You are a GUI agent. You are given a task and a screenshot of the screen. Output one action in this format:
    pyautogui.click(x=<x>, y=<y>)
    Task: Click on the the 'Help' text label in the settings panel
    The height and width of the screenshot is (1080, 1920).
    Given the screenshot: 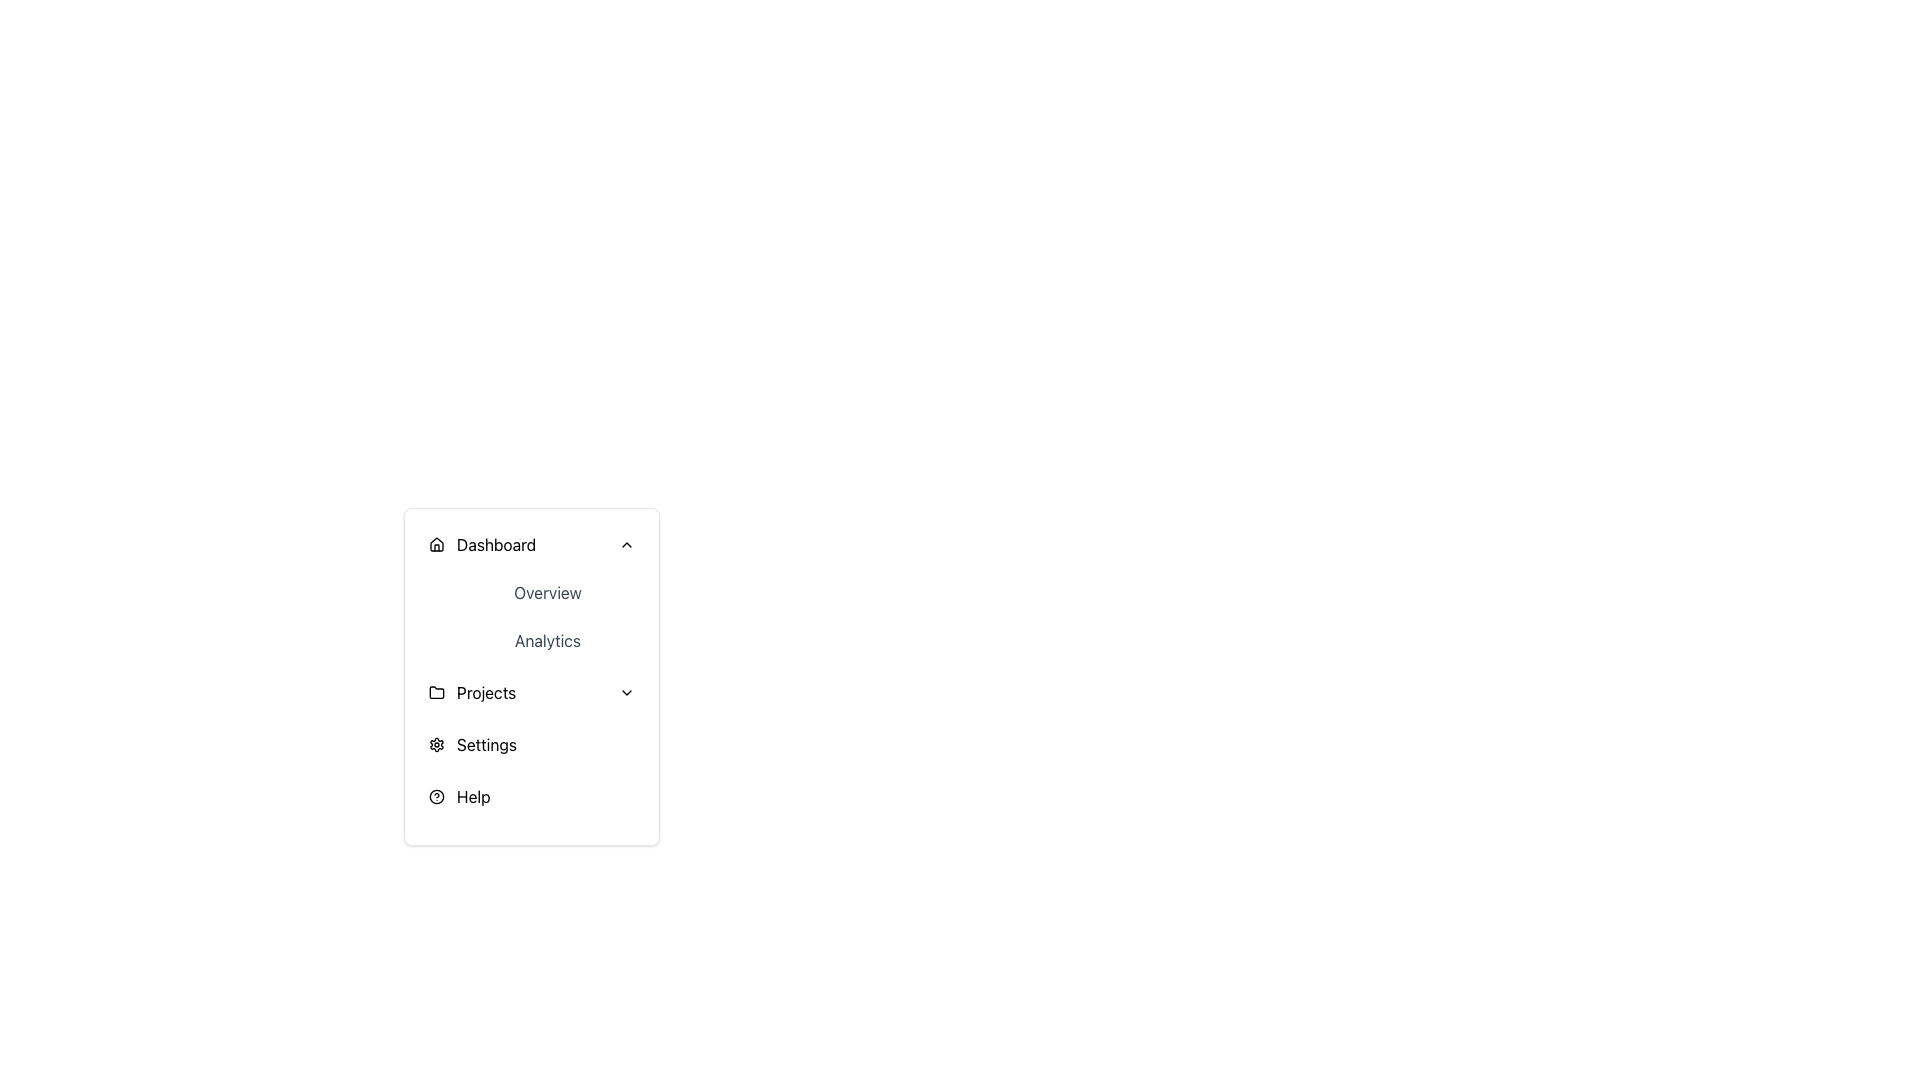 What is the action you would take?
    pyautogui.click(x=472, y=796)
    